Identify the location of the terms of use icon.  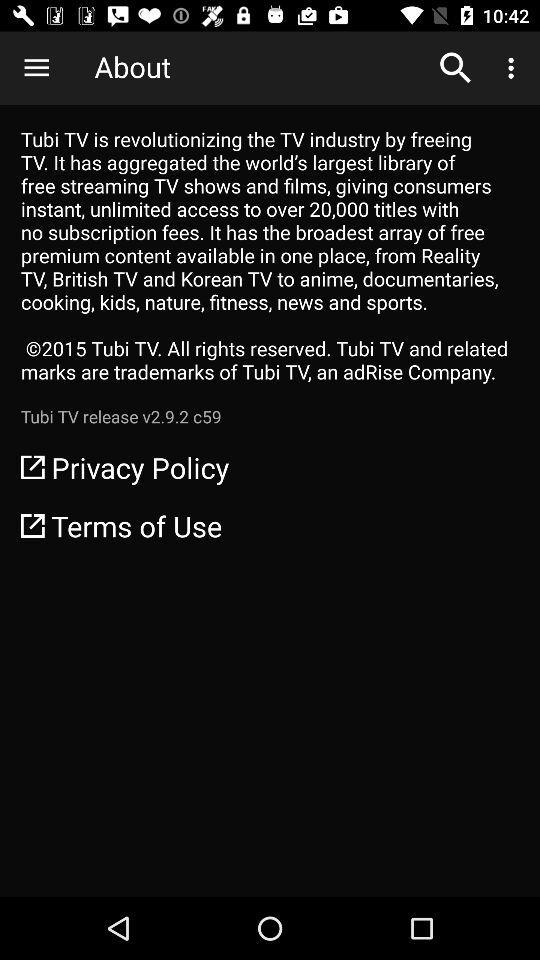
(270, 524).